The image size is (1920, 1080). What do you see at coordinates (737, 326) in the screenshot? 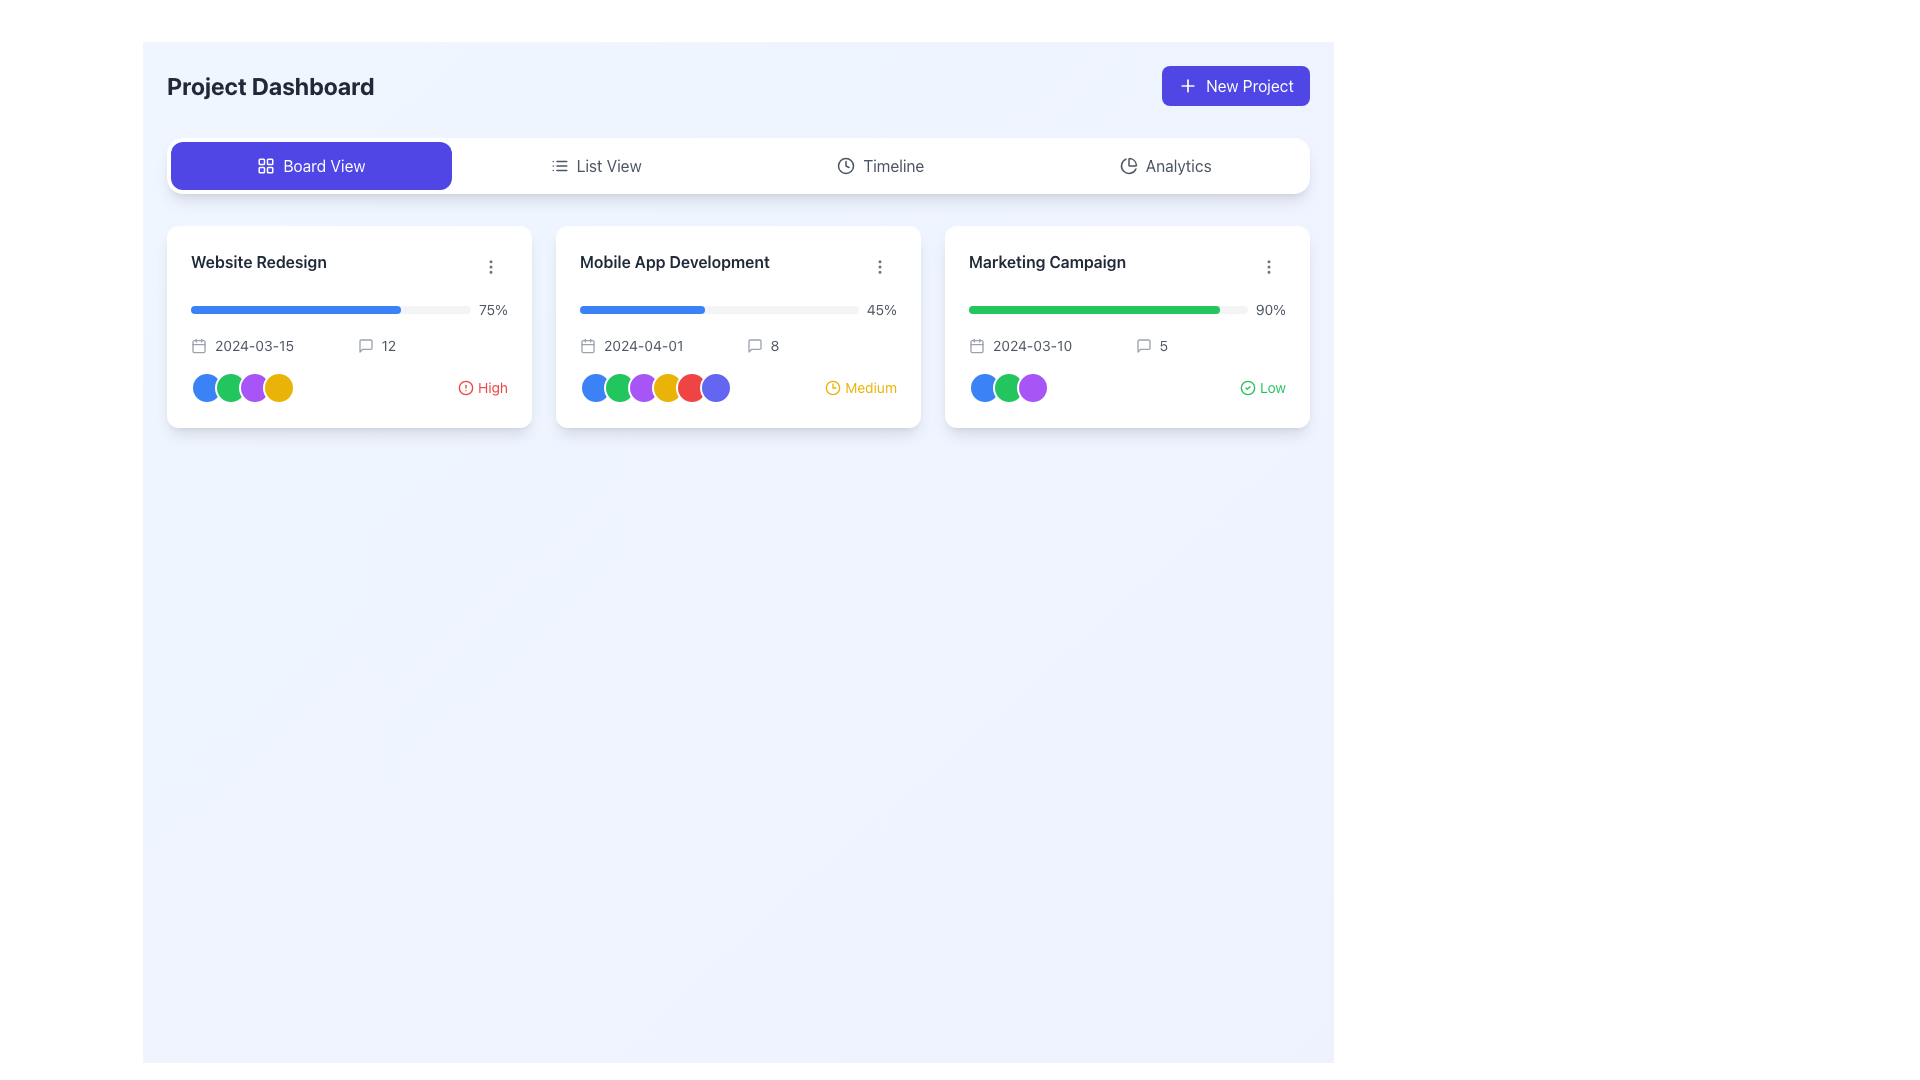
I see `the second interactive card in the grid layout` at bounding box center [737, 326].